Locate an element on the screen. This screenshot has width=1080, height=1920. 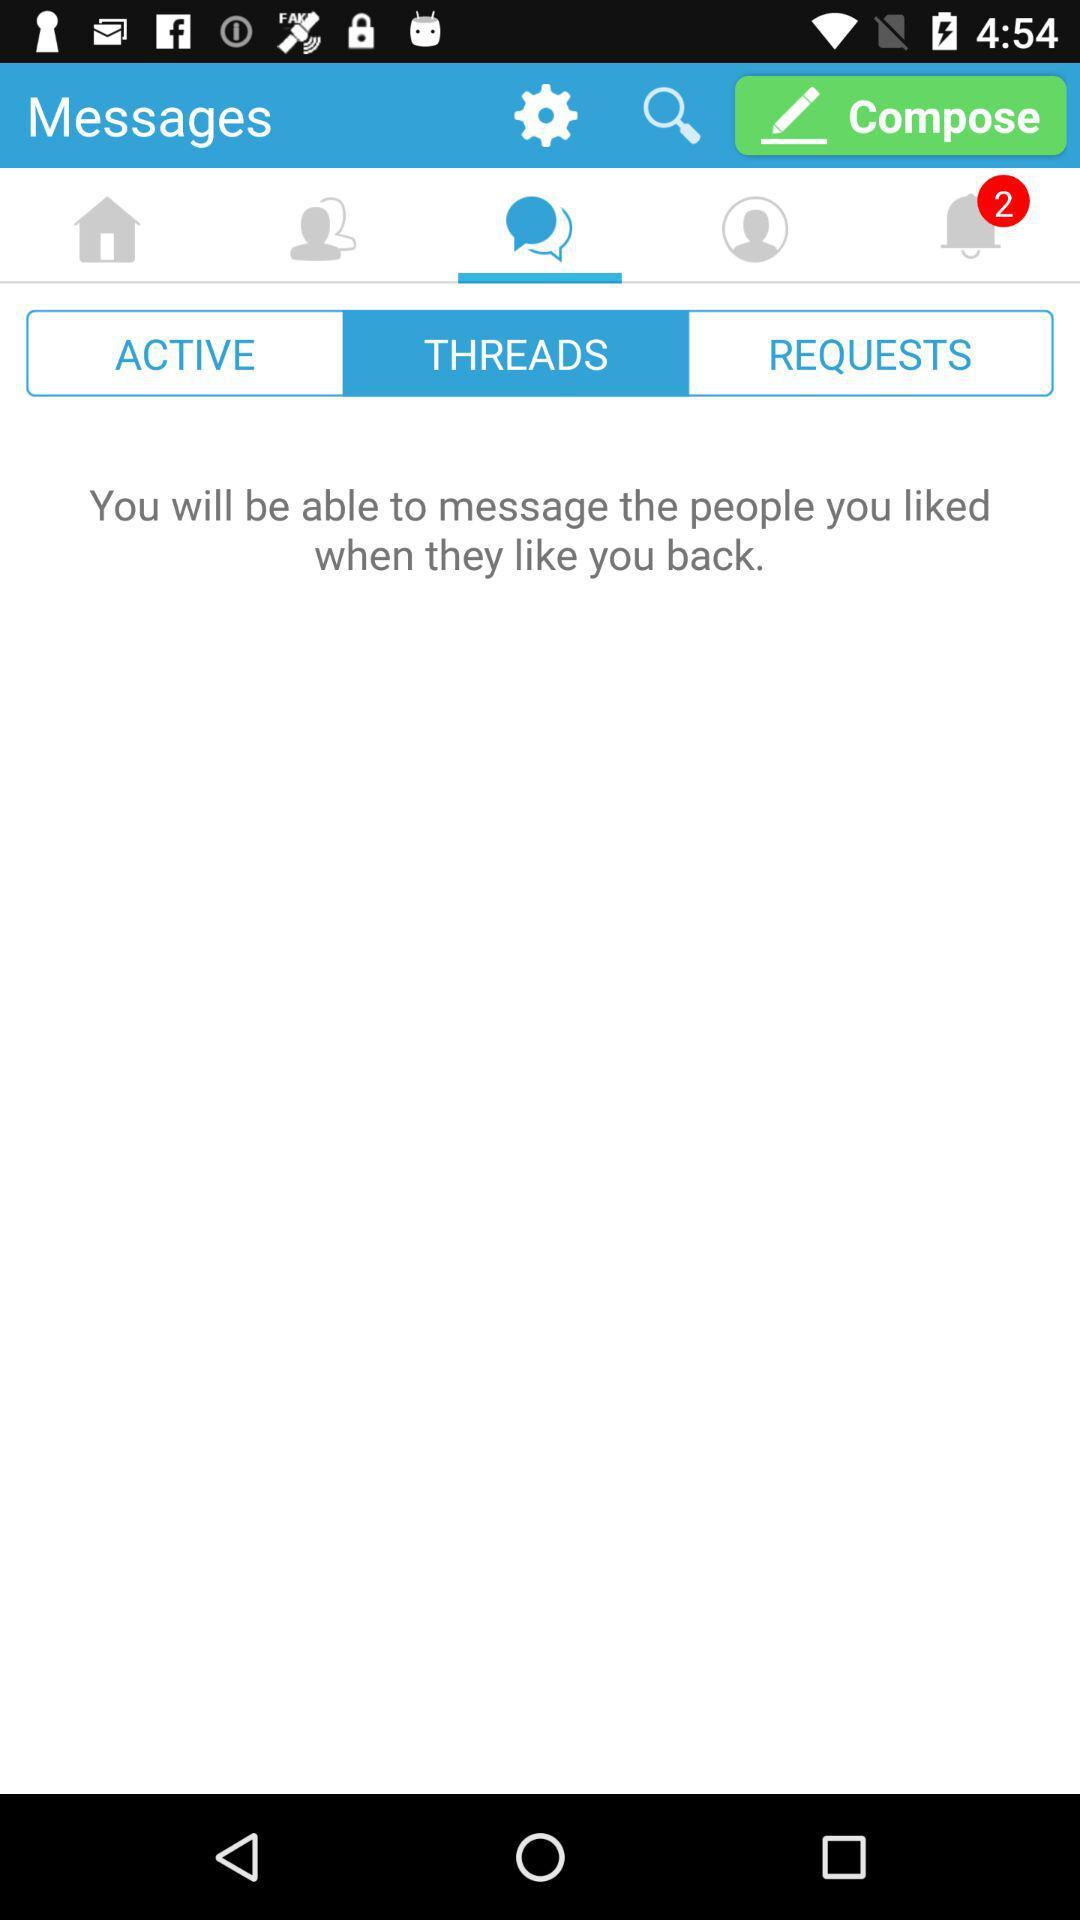
compose is located at coordinates (900, 114).